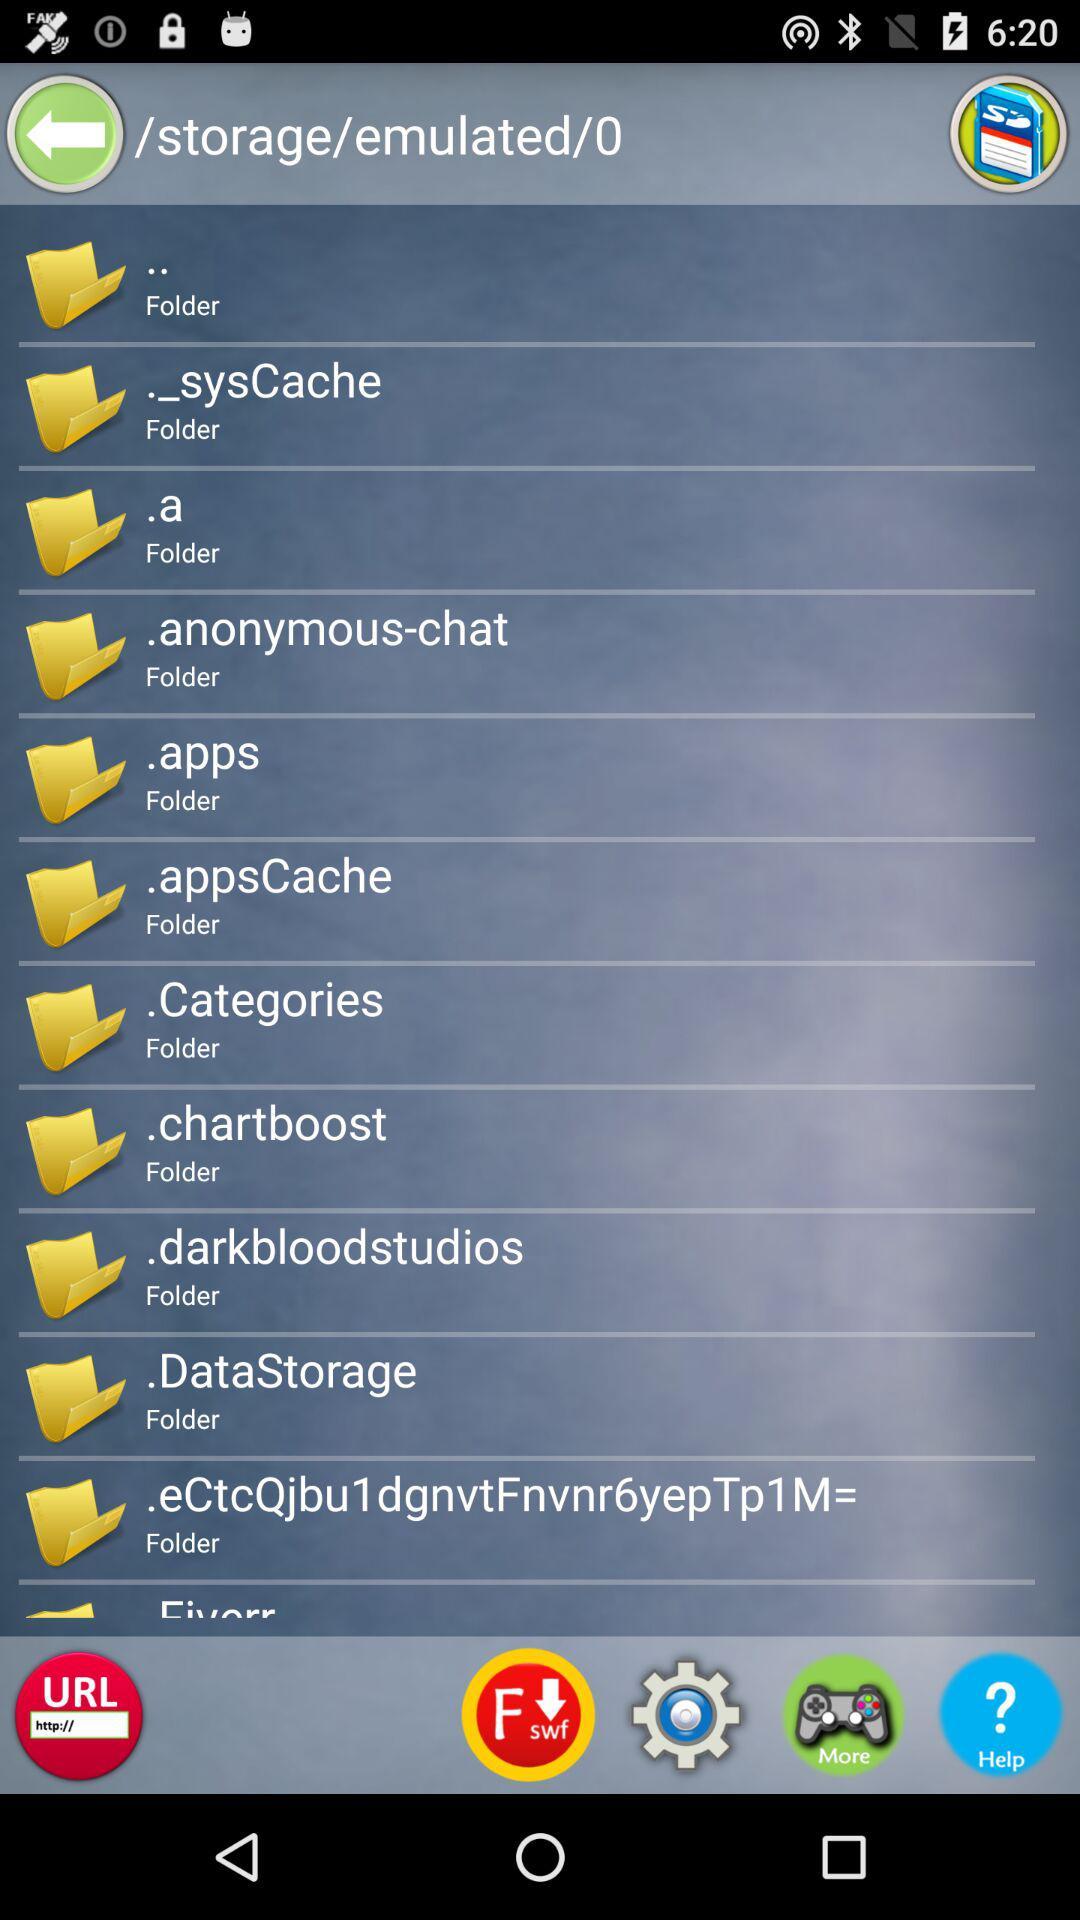 The height and width of the screenshot is (1920, 1080). Describe the element at coordinates (326, 625) in the screenshot. I see `.anonymous-chat app` at that location.